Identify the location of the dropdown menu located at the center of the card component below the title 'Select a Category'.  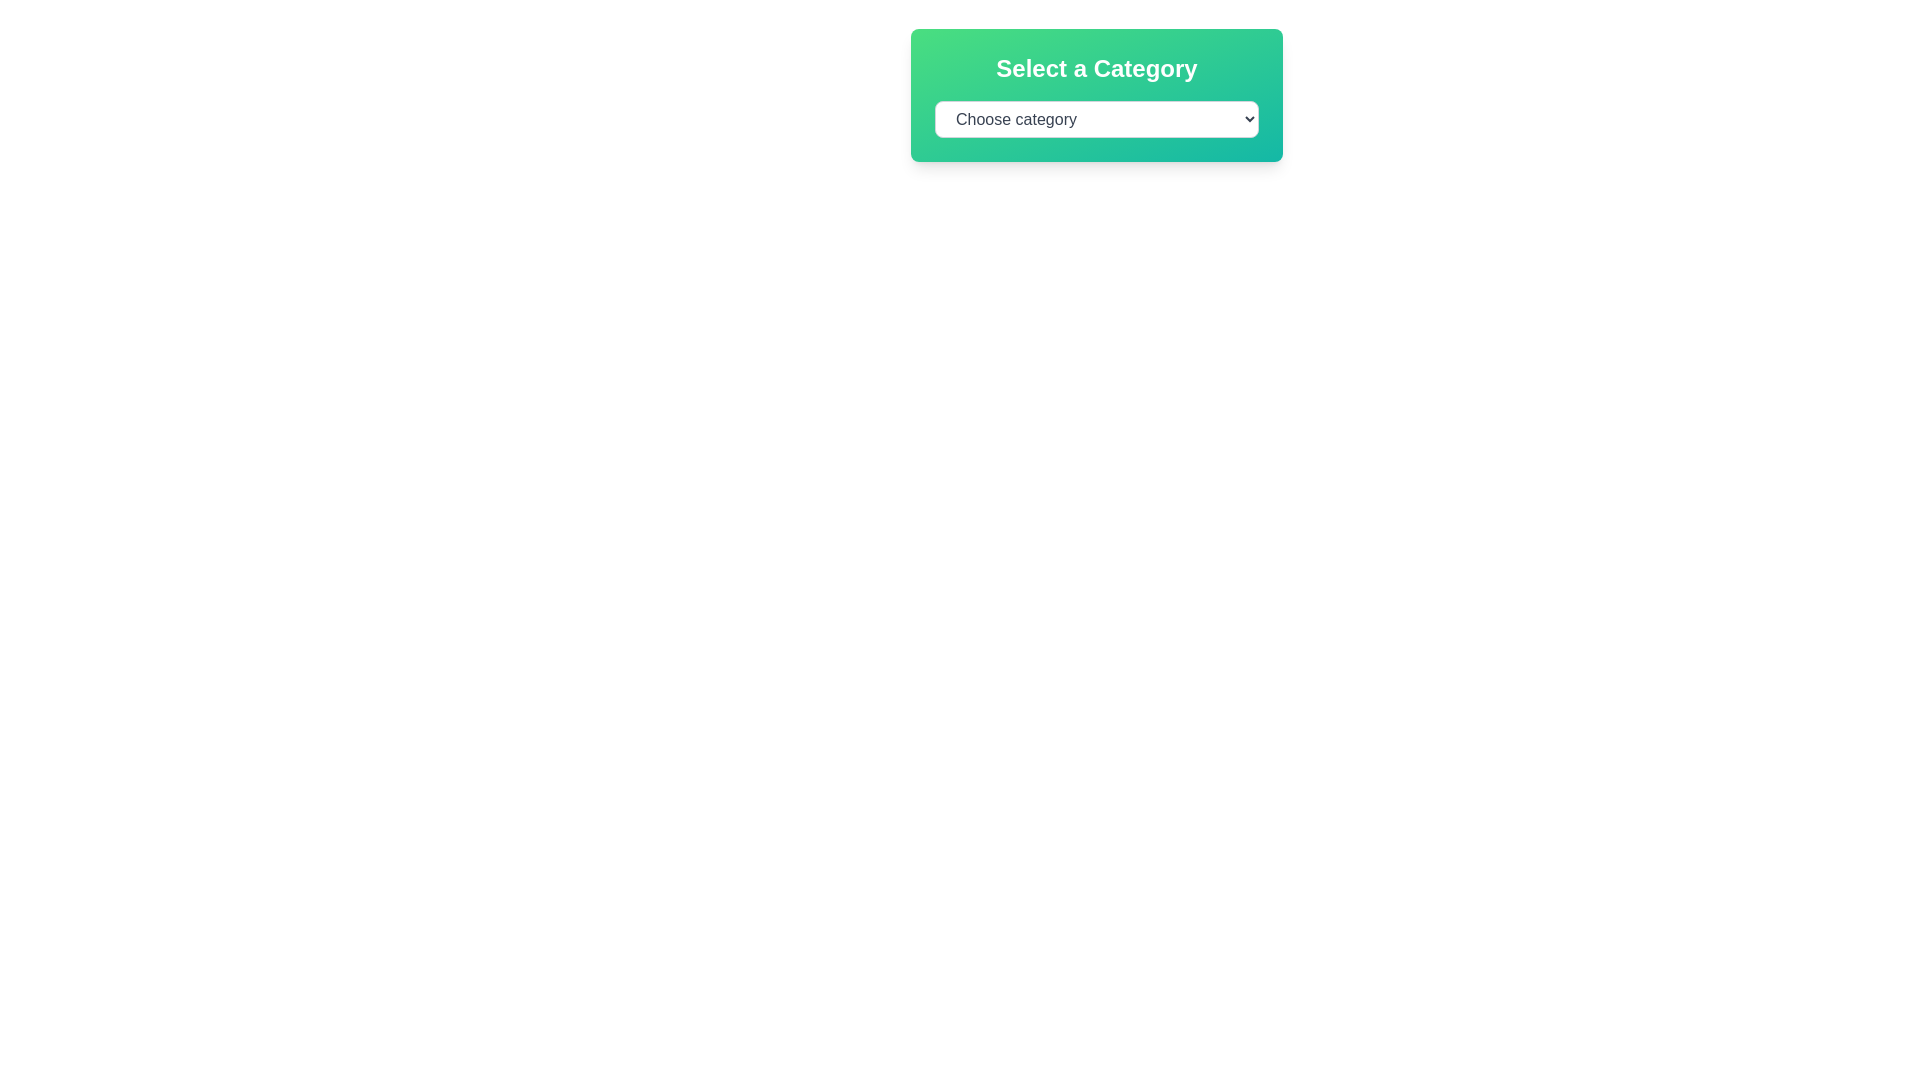
(1096, 119).